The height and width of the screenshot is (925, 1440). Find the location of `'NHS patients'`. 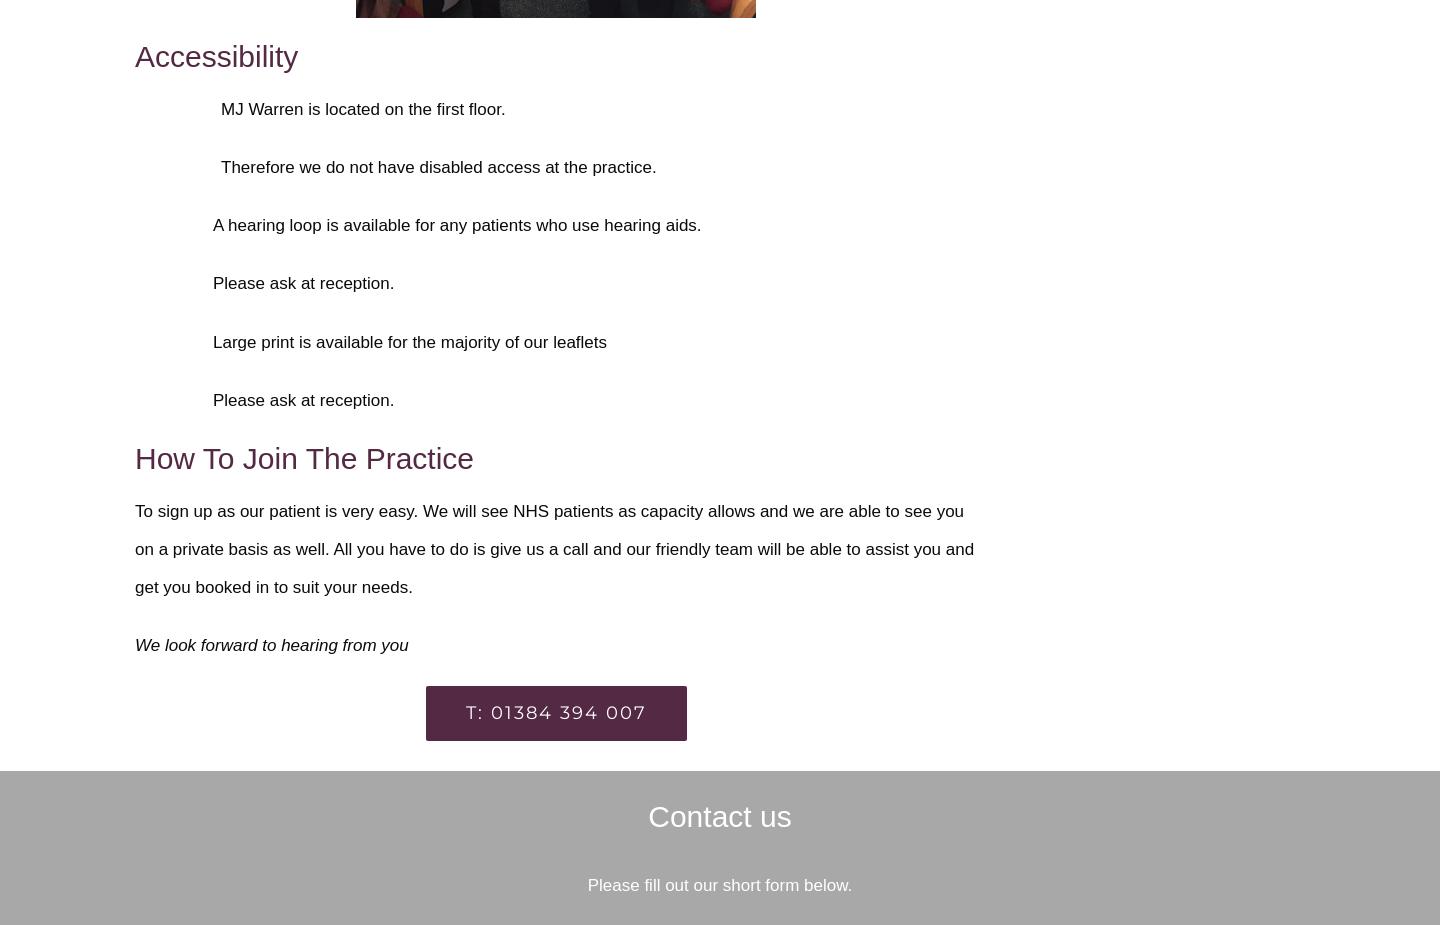

'NHS patients' is located at coordinates (512, 510).